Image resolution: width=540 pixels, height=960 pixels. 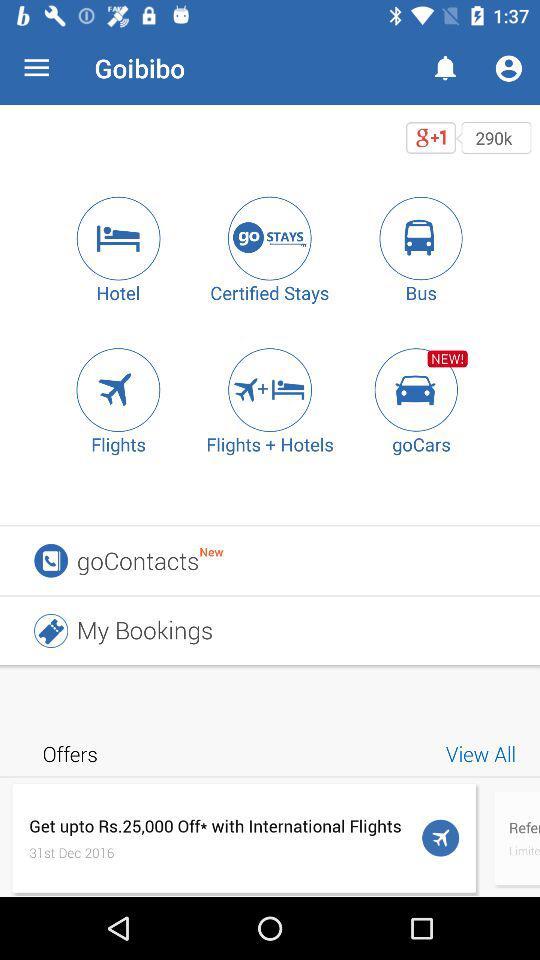 I want to click on the item next to certified stays, so click(x=118, y=238).